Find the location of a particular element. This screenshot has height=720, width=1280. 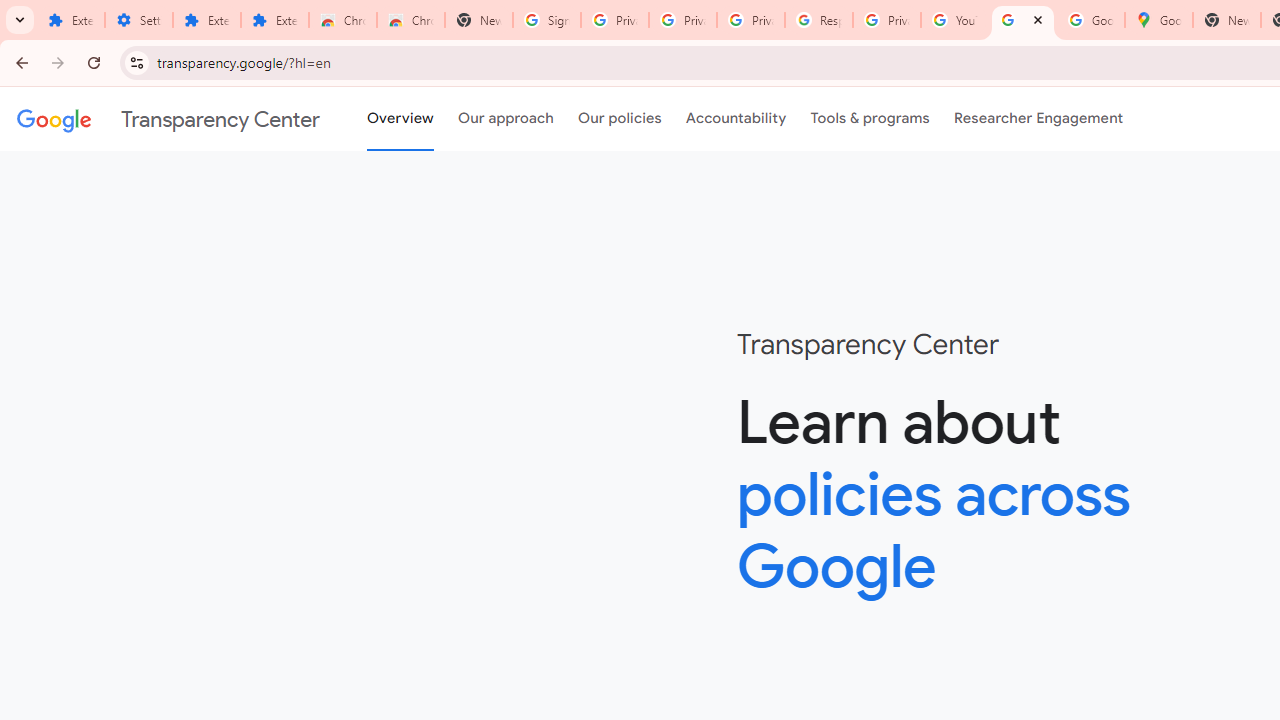

'Our policies' is located at coordinates (619, 119).